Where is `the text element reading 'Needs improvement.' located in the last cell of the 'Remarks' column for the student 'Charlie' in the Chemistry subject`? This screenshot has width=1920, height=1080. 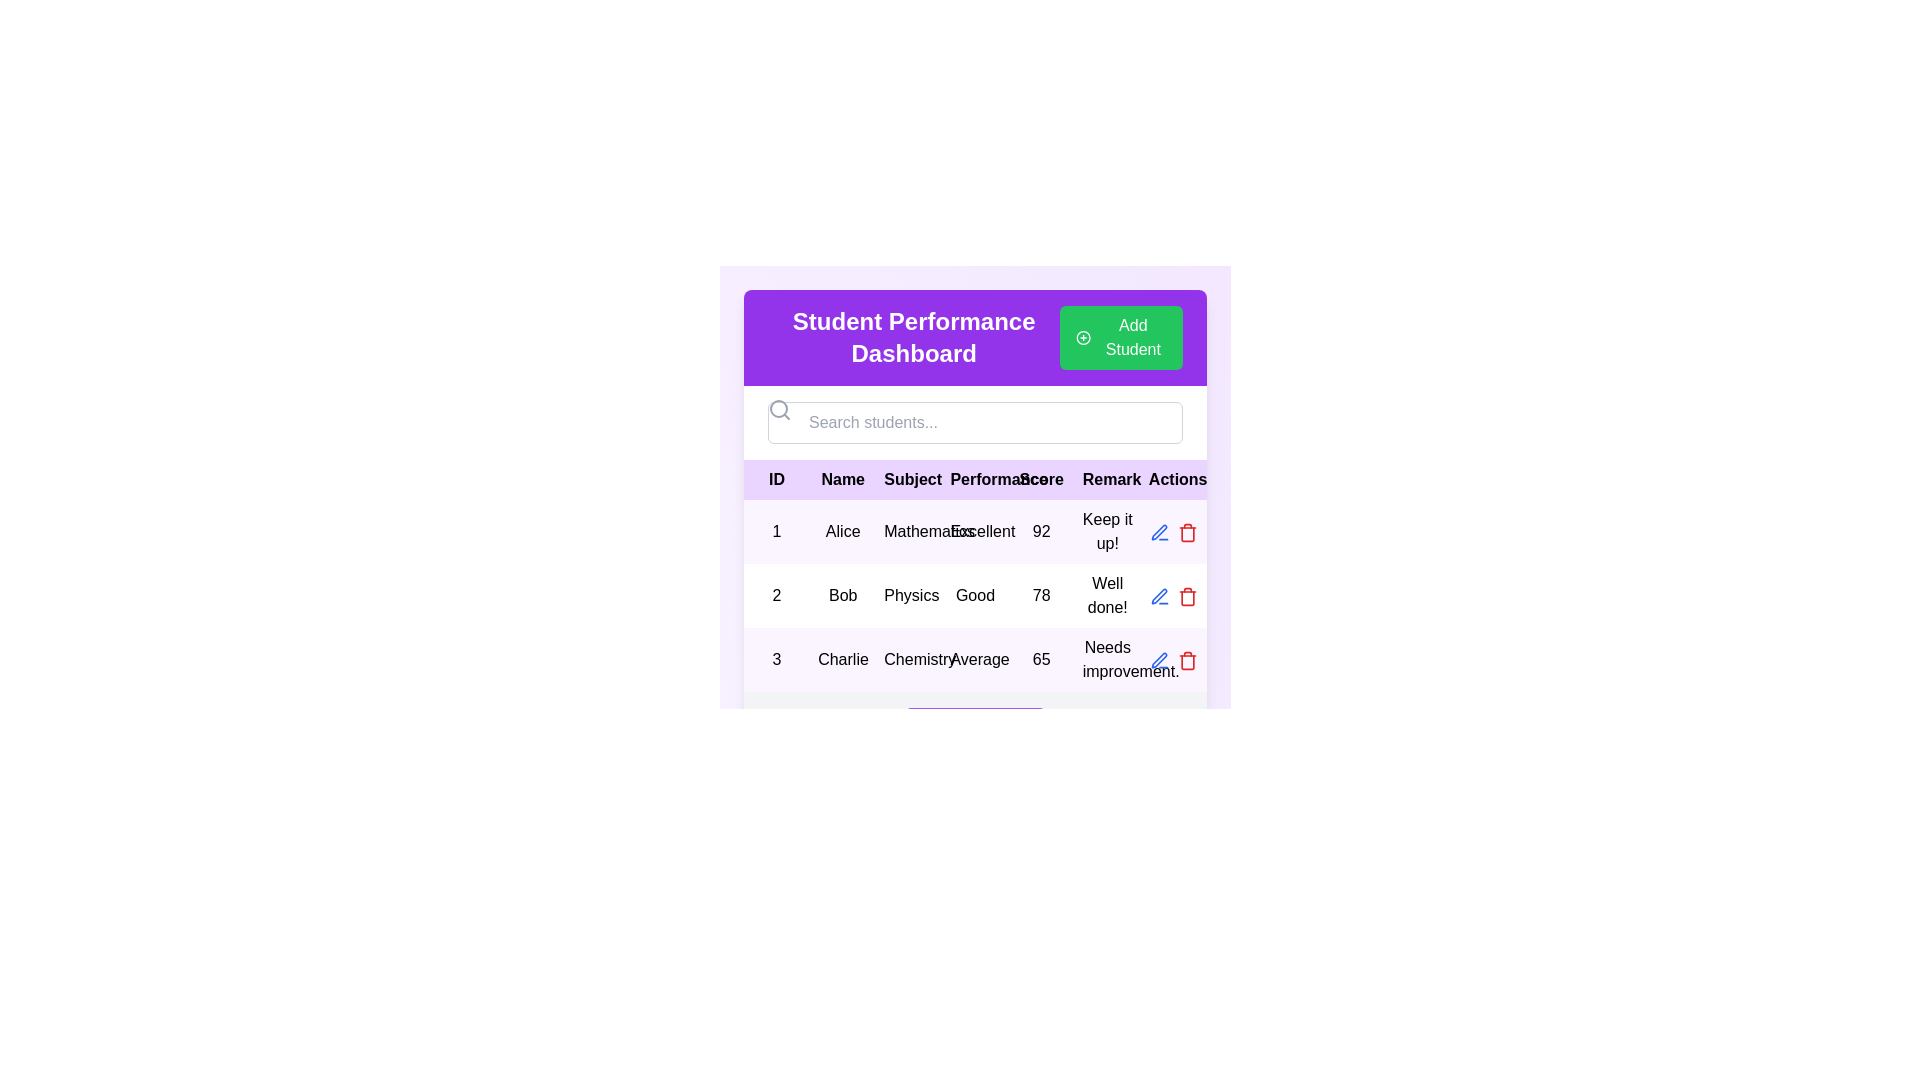
the text element reading 'Needs improvement.' located in the last cell of the 'Remarks' column for the student 'Charlie' in the Chemistry subject is located at coordinates (1106, 659).